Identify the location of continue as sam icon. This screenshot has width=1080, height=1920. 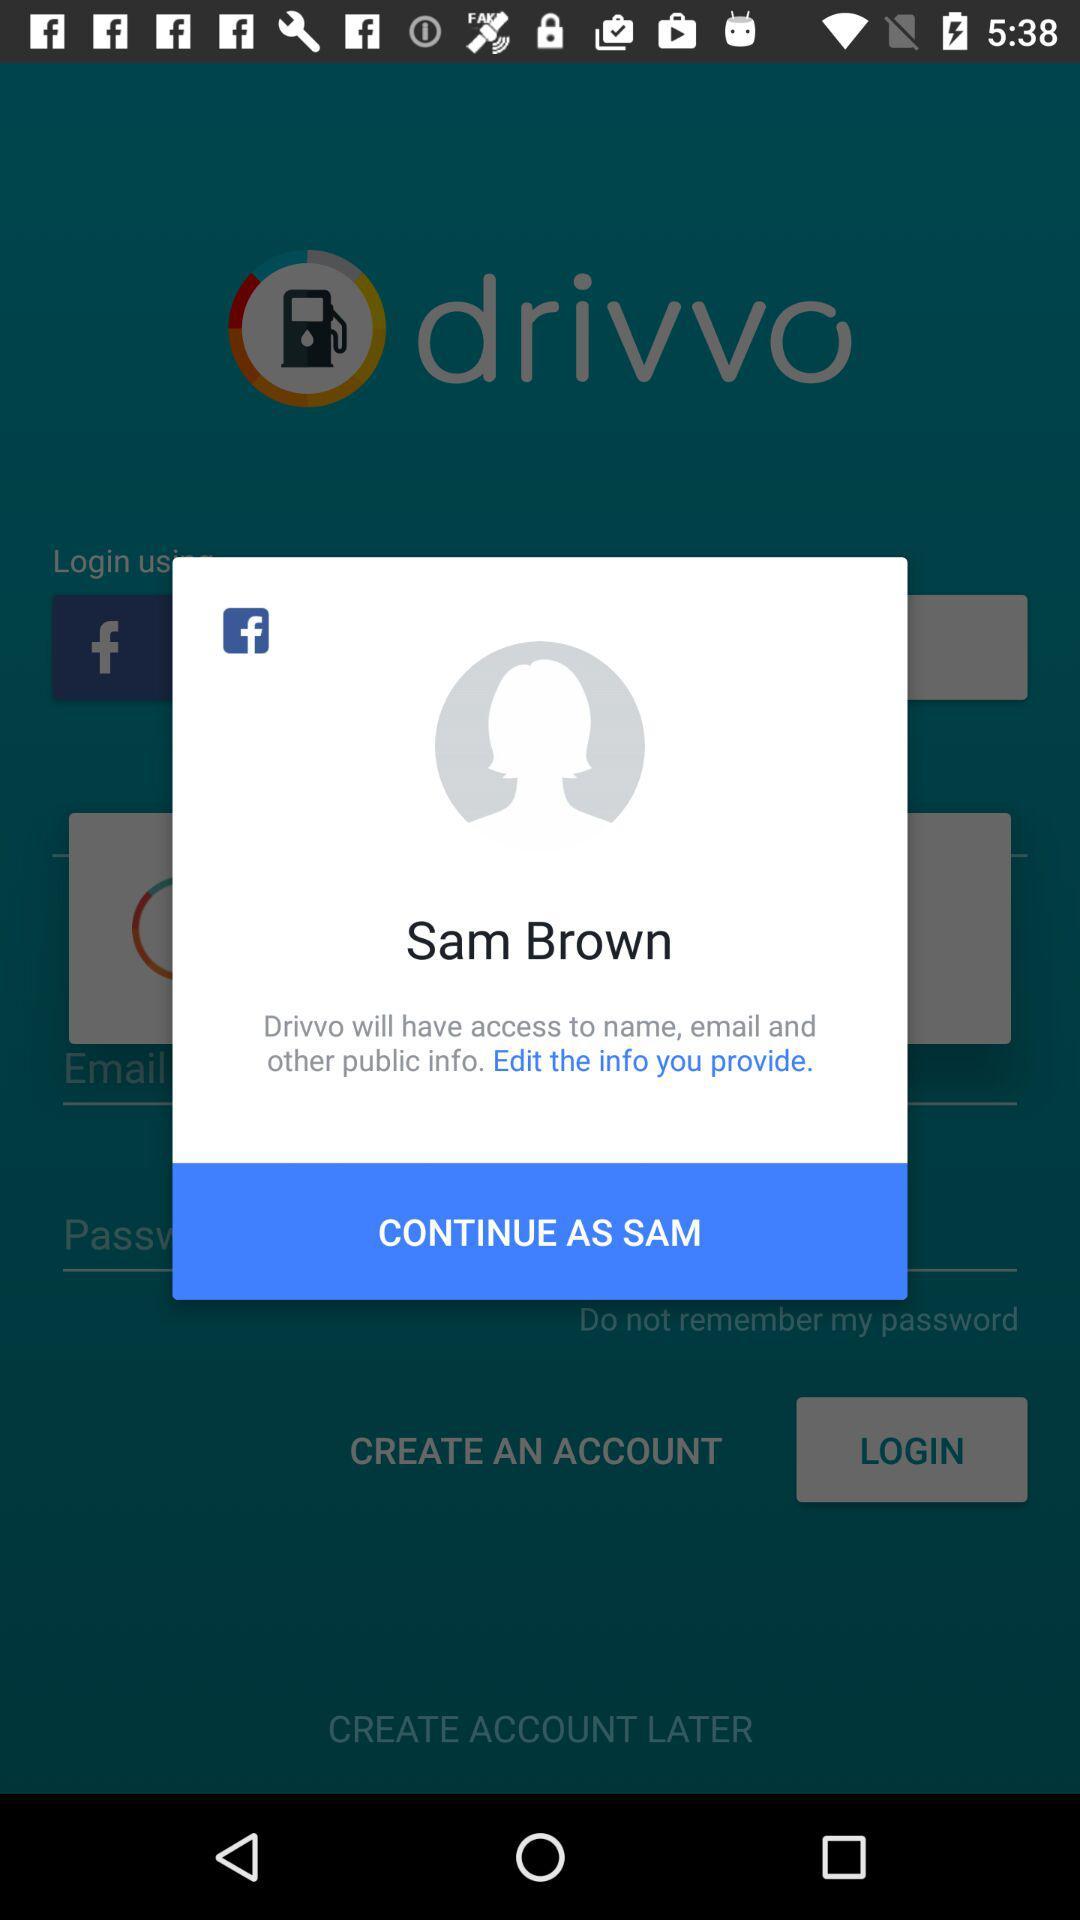
(540, 1230).